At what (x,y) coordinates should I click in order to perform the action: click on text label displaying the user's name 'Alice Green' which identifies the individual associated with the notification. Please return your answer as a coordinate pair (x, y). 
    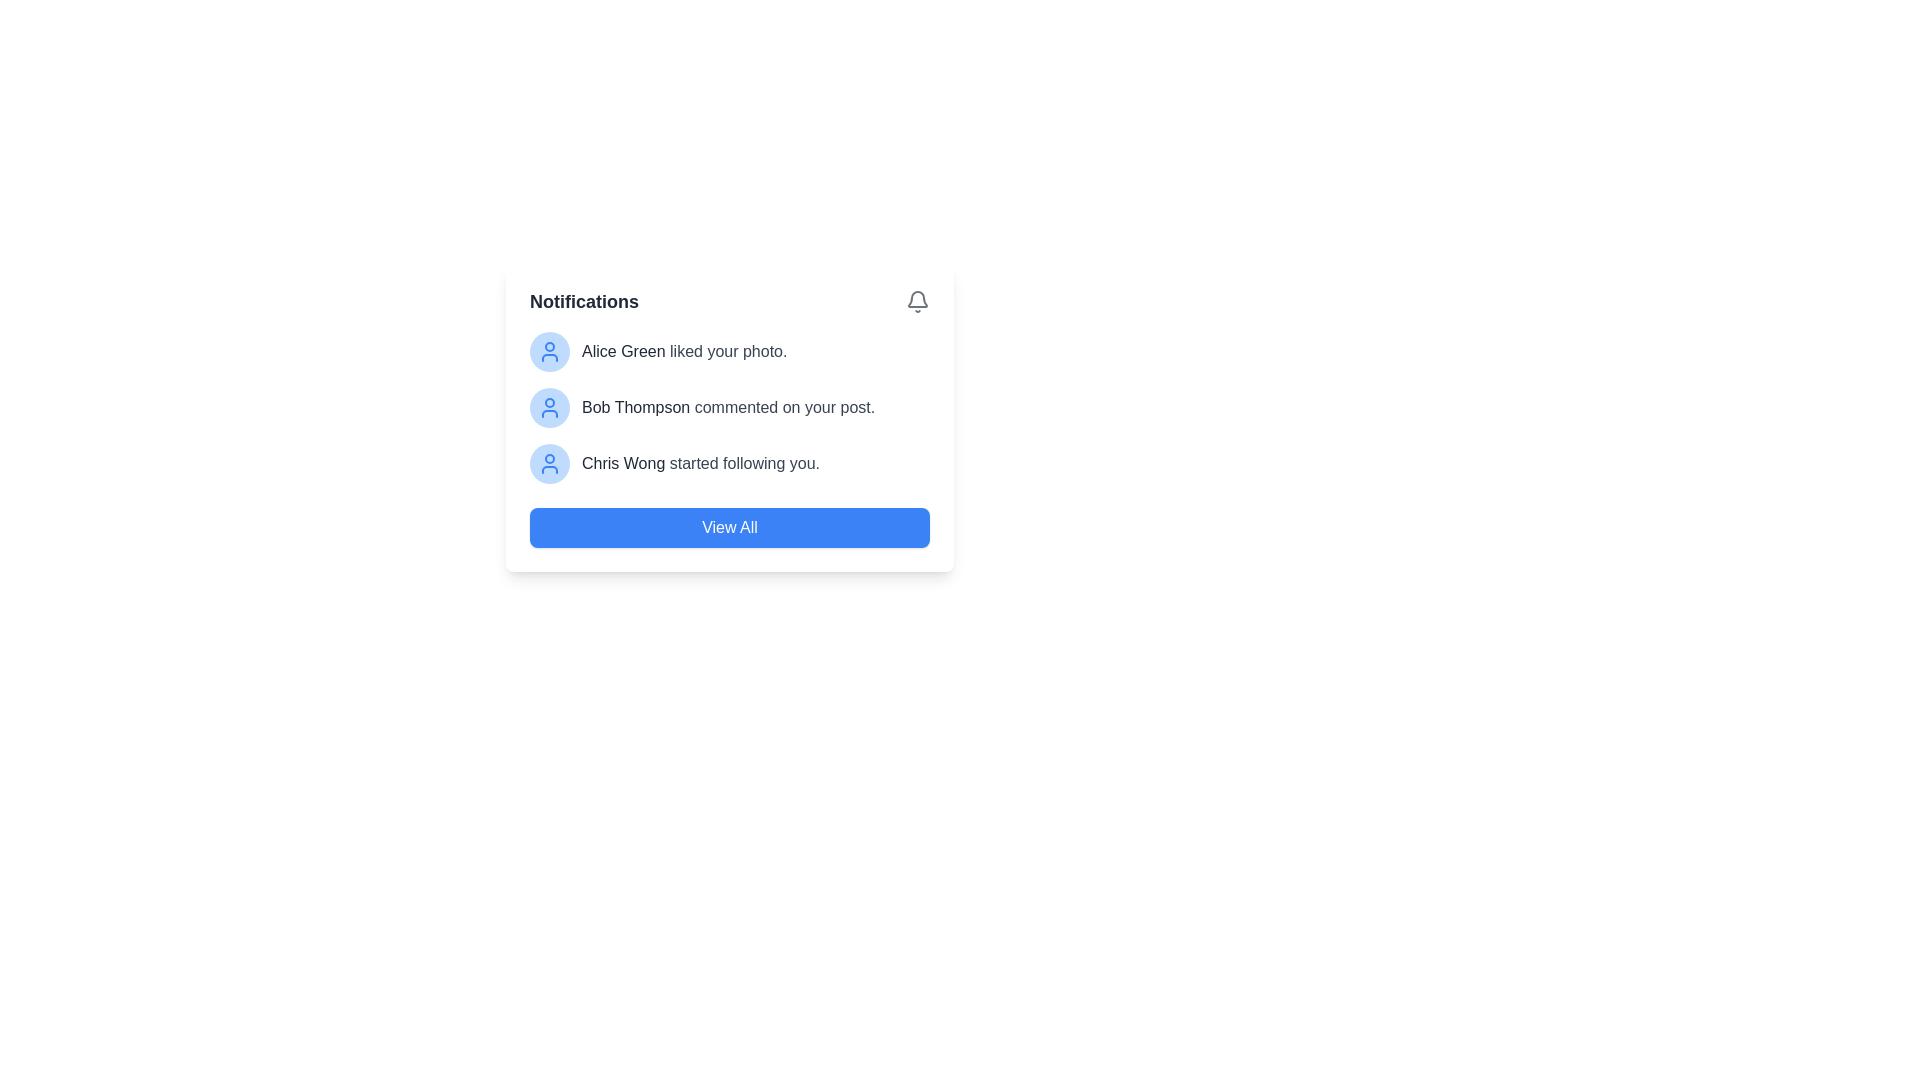
    Looking at the image, I should click on (622, 350).